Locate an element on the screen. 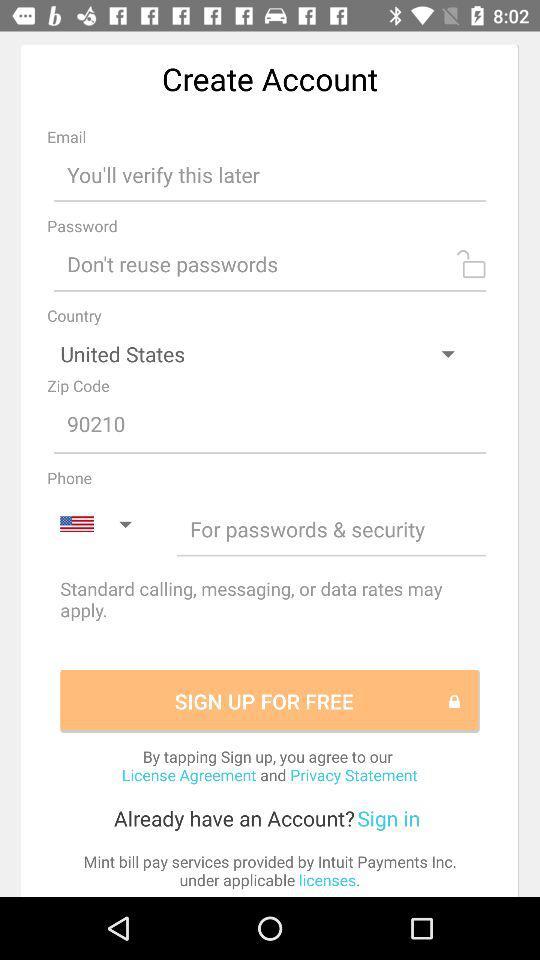  input zip code is located at coordinates (270, 425).